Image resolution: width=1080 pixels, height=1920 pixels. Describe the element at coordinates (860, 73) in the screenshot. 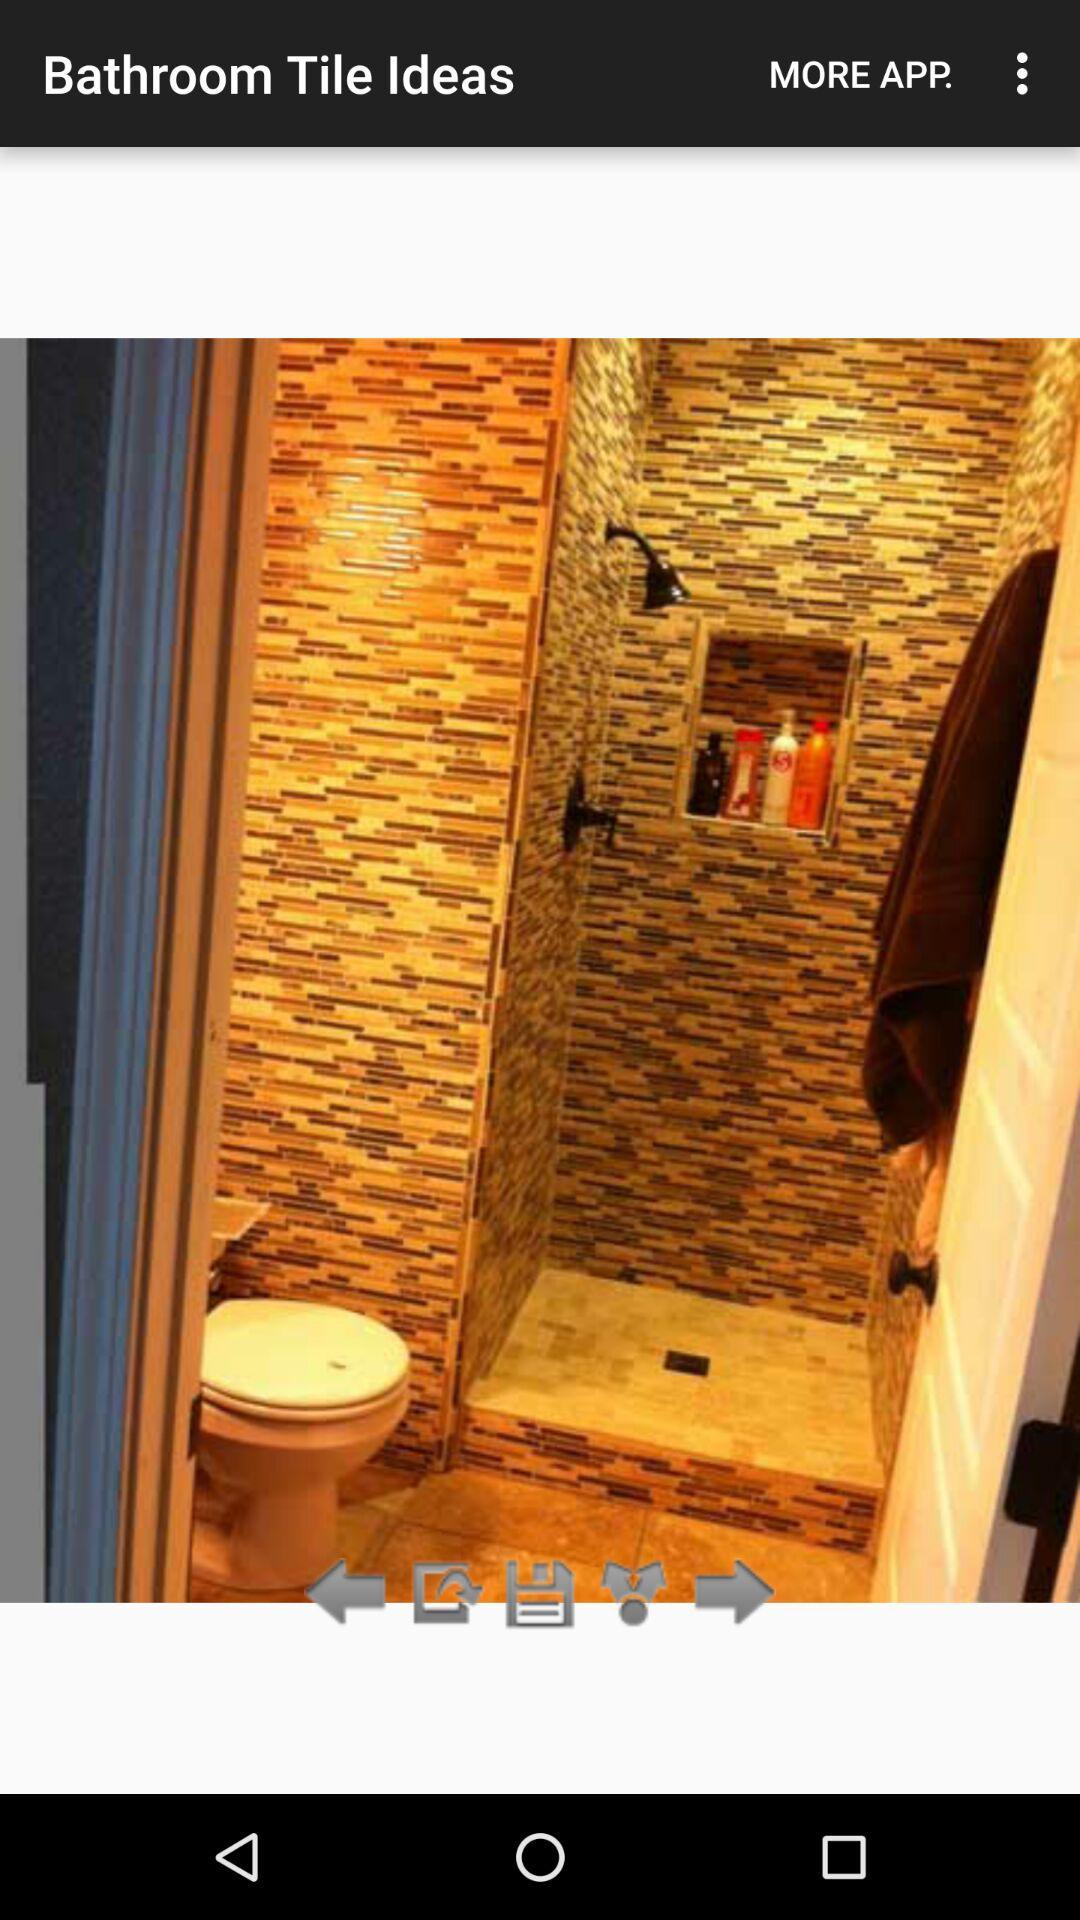

I see `the item next to the bathroom tile ideas` at that location.